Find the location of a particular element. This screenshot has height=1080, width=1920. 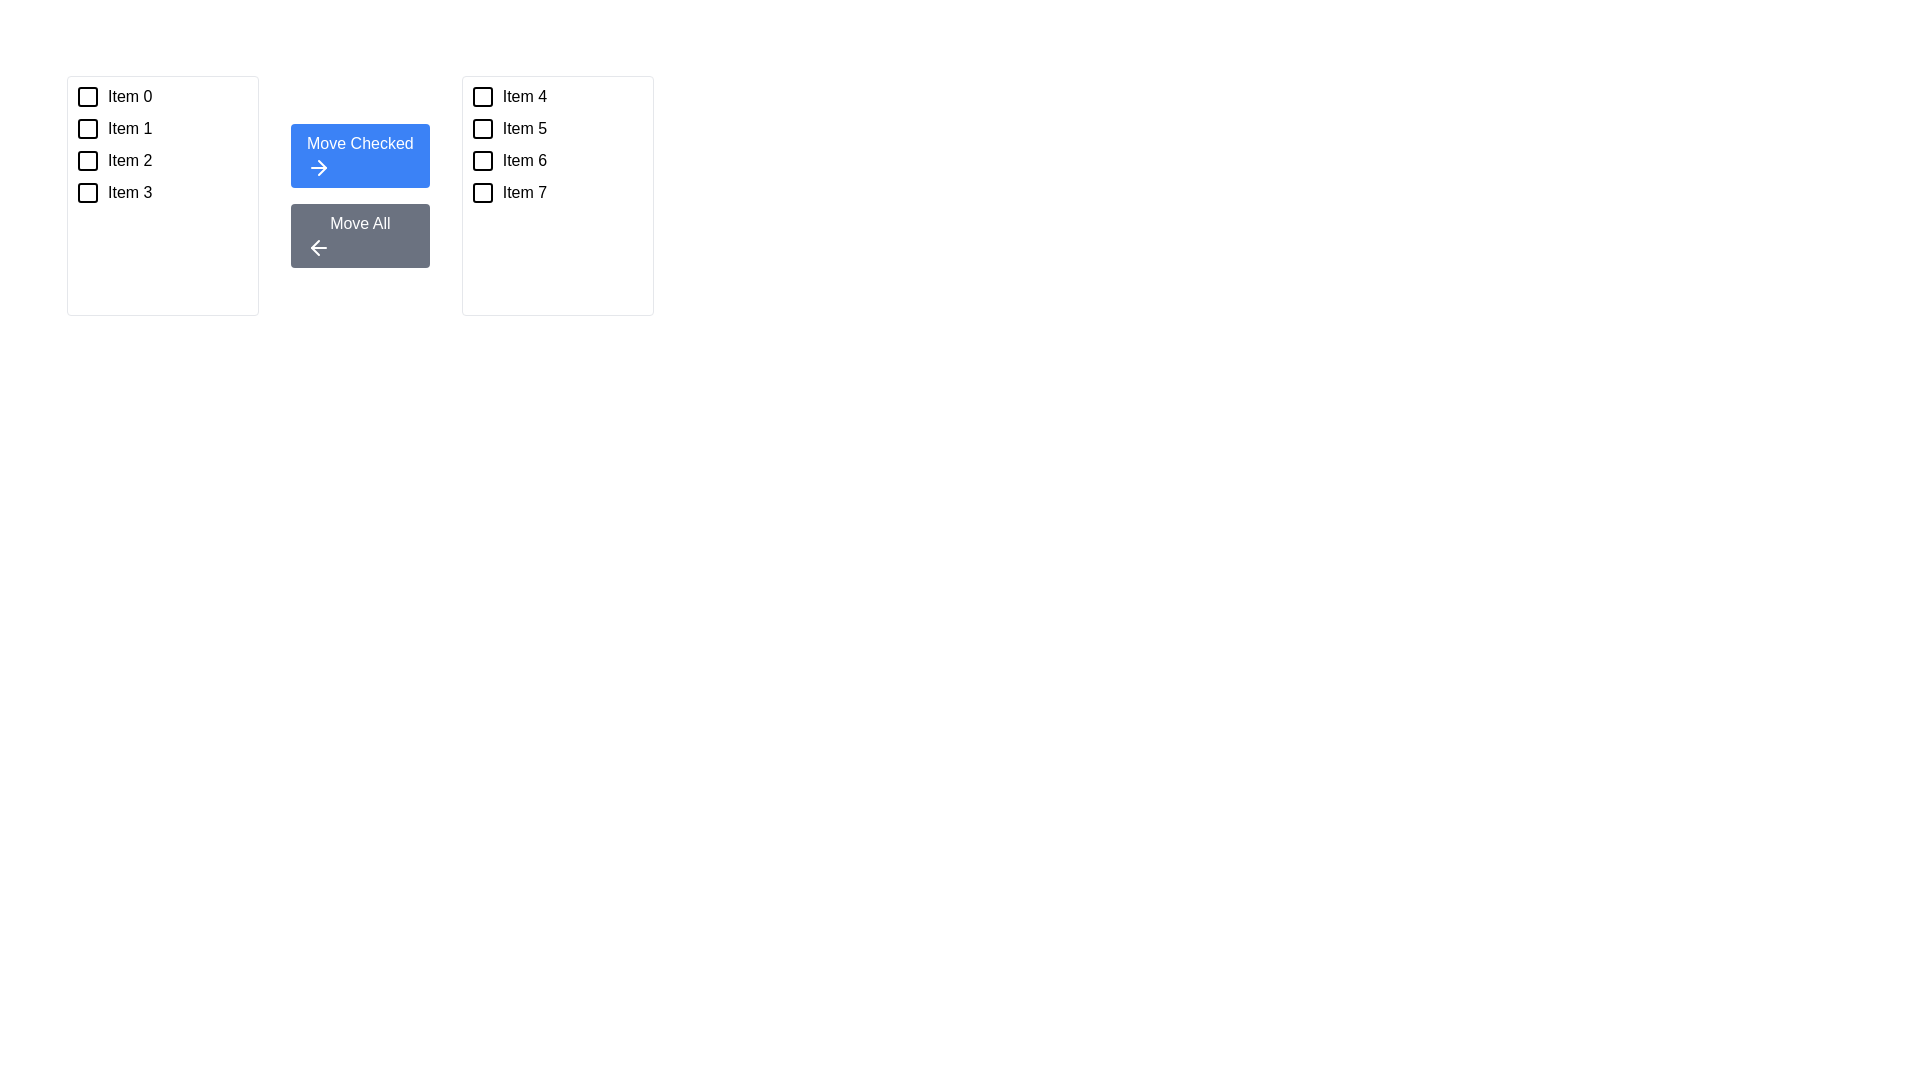

the text label reading 'Item 7' which is the fourth item in a vertical list of similar labels on the right side of the interface is located at coordinates (524, 192).